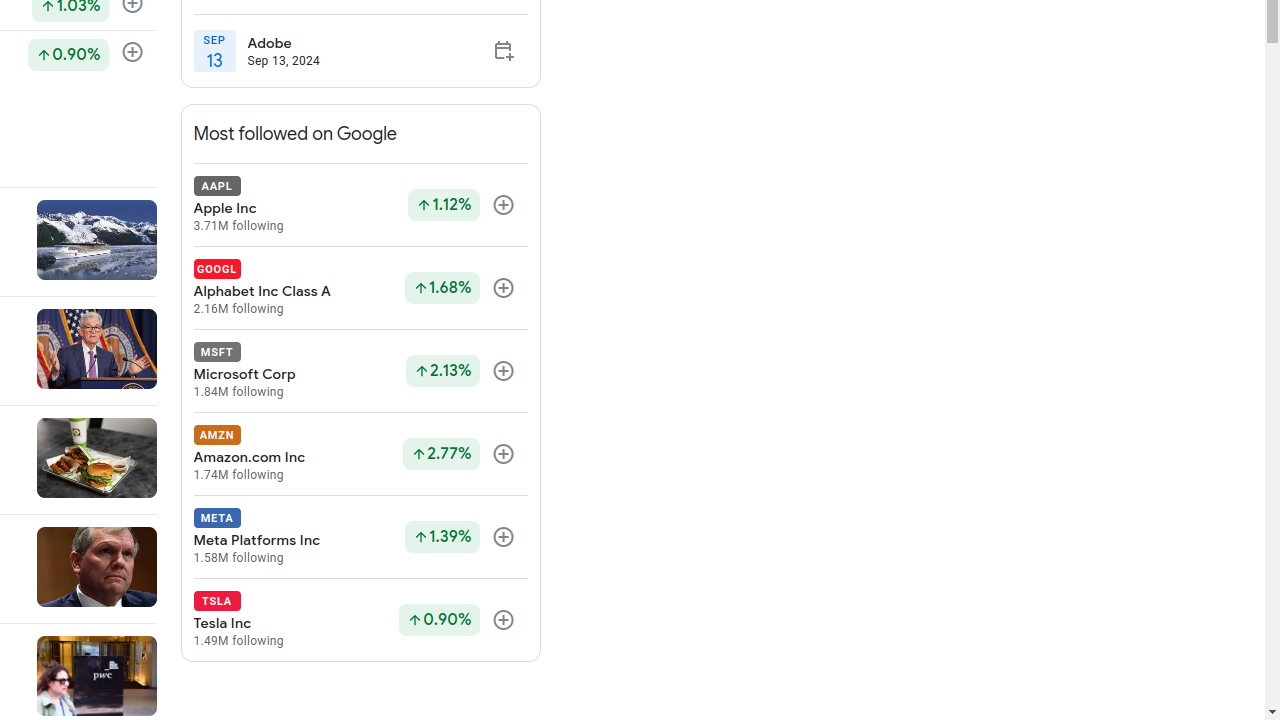 Image resolution: width=1280 pixels, height=720 pixels. What do you see at coordinates (503, 49) in the screenshot?
I see `'Add to calendar'` at bounding box center [503, 49].